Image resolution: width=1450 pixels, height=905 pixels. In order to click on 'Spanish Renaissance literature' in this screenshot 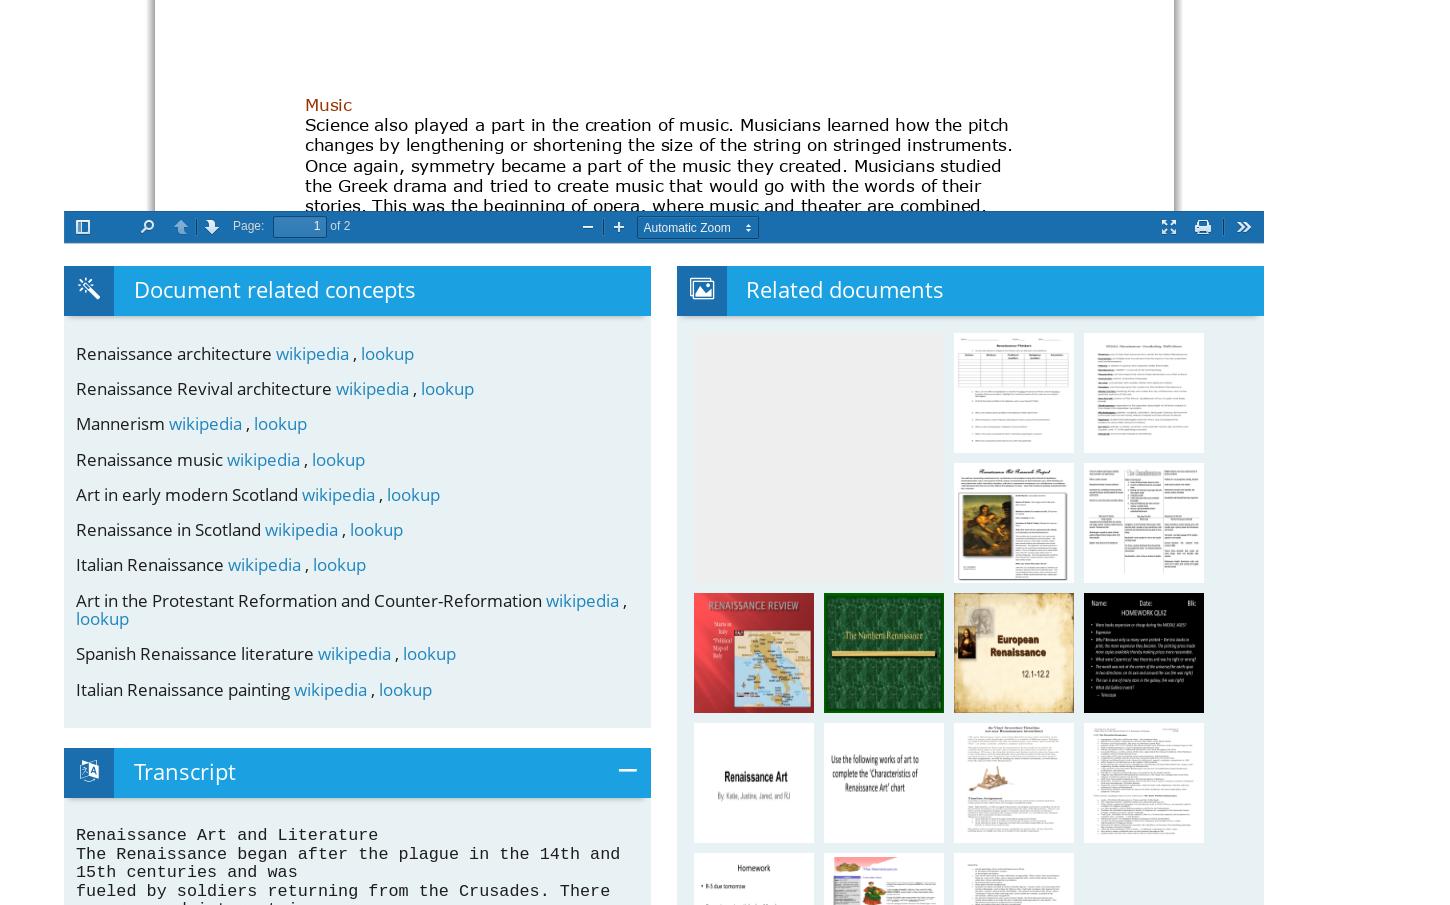, I will do `click(196, 652)`.